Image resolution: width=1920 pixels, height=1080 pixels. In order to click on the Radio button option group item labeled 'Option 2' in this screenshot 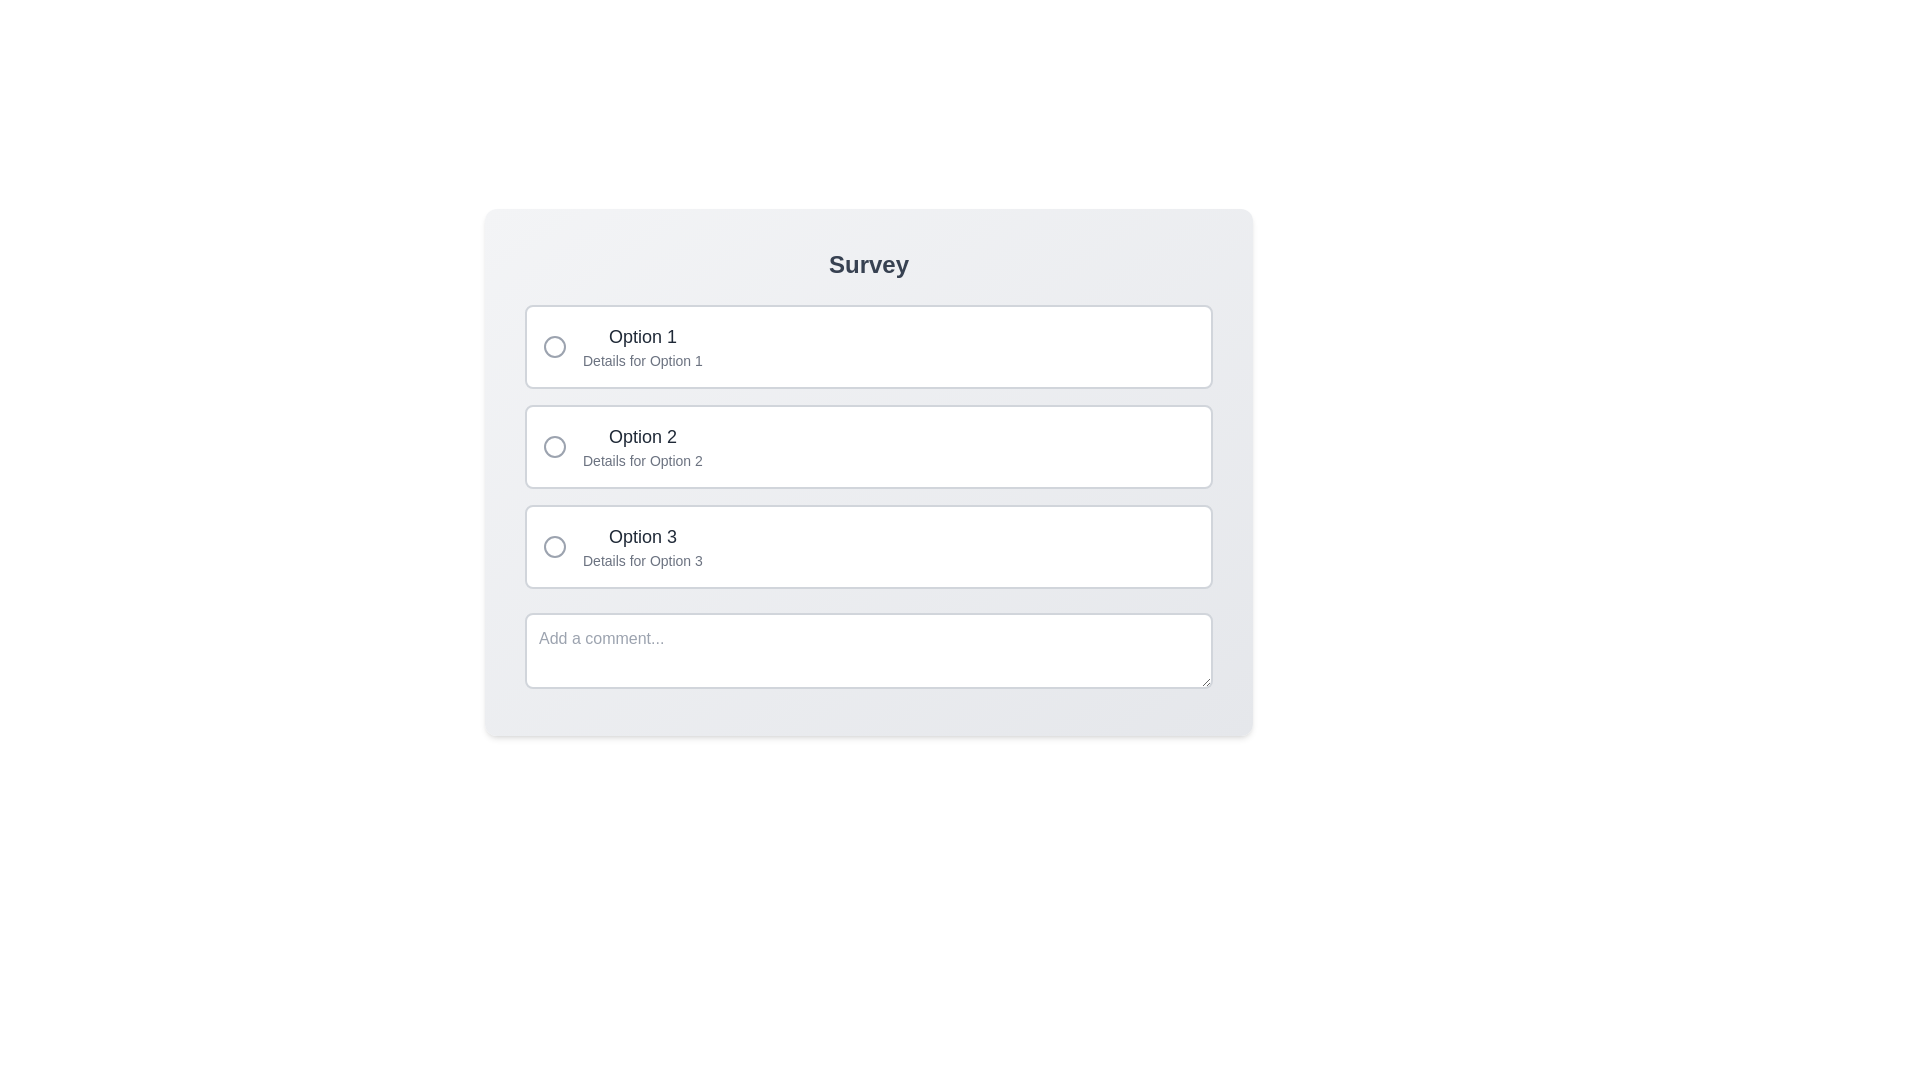, I will do `click(868, 446)`.